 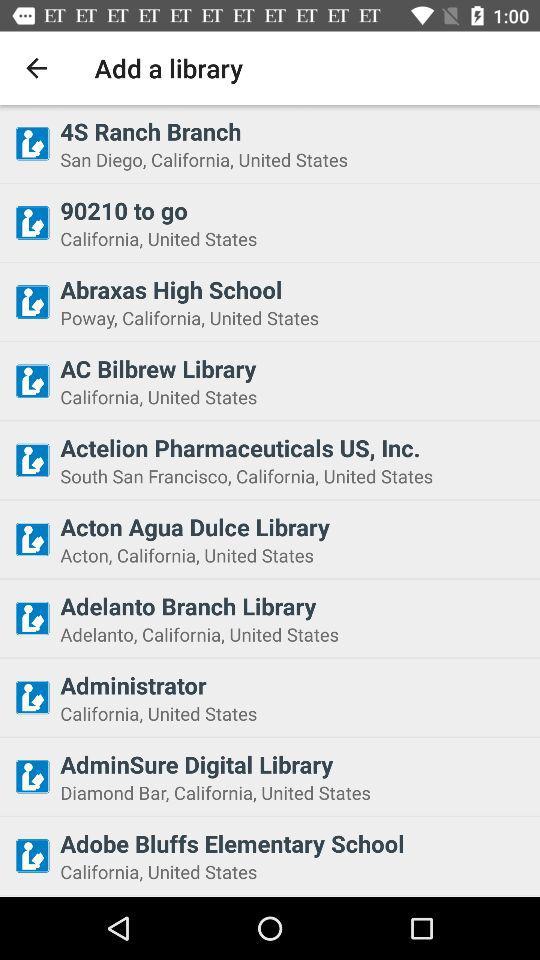 What do you see at coordinates (293, 447) in the screenshot?
I see `icon below the california, united states` at bounding box center [293, 447].